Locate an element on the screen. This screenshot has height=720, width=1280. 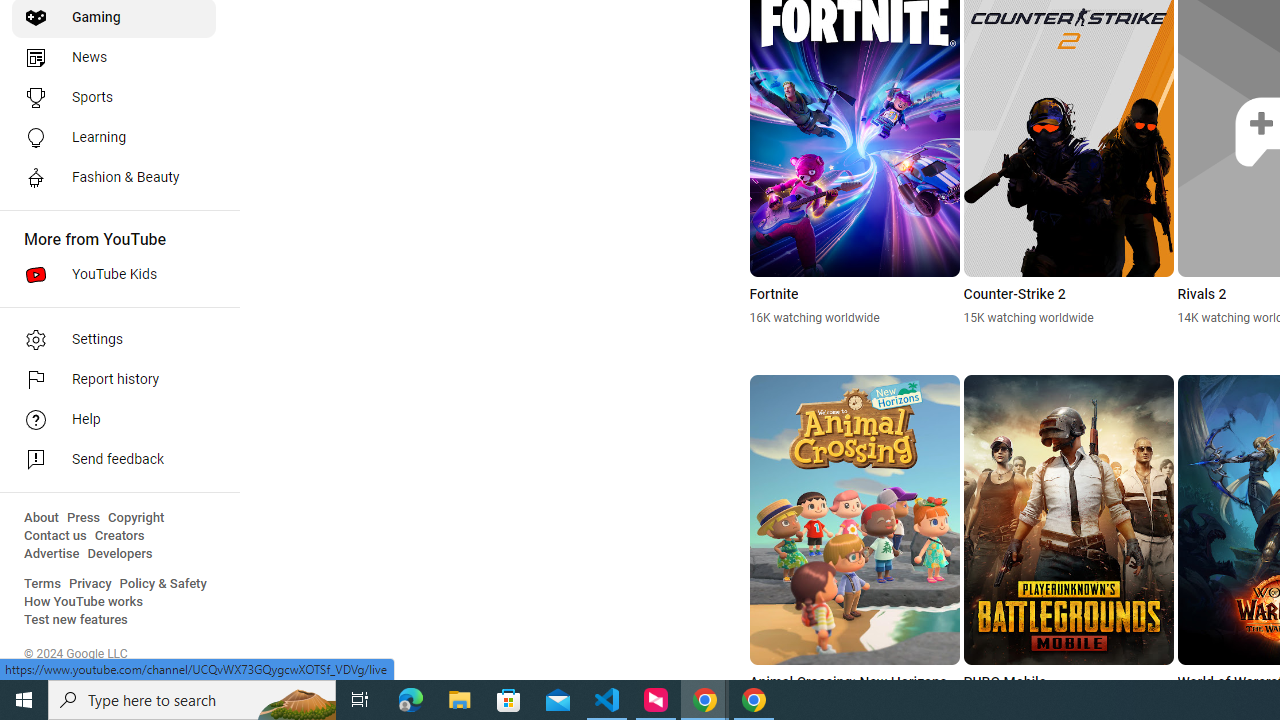
'News' is located at coordinates (112, 56).